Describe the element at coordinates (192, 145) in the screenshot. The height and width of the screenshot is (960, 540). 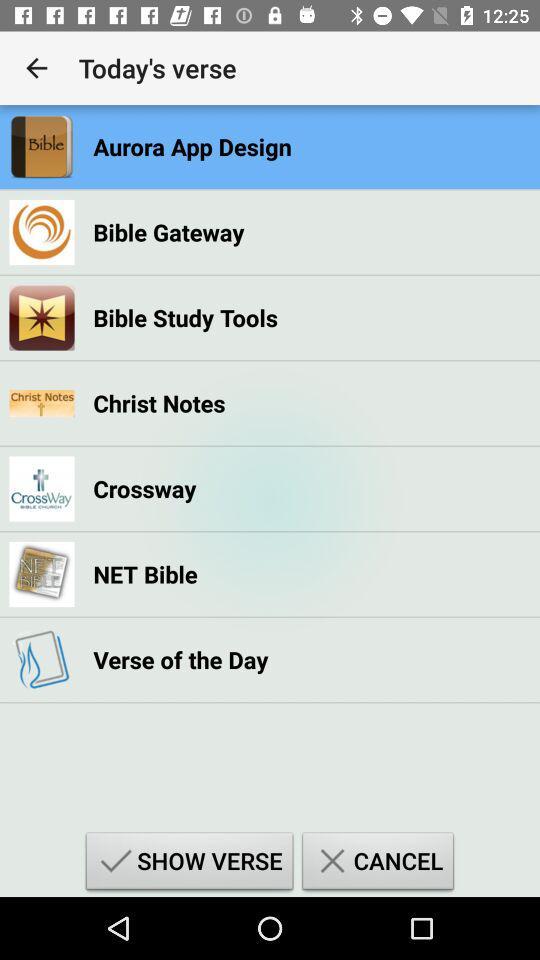
I see `aurora app design` at that location.